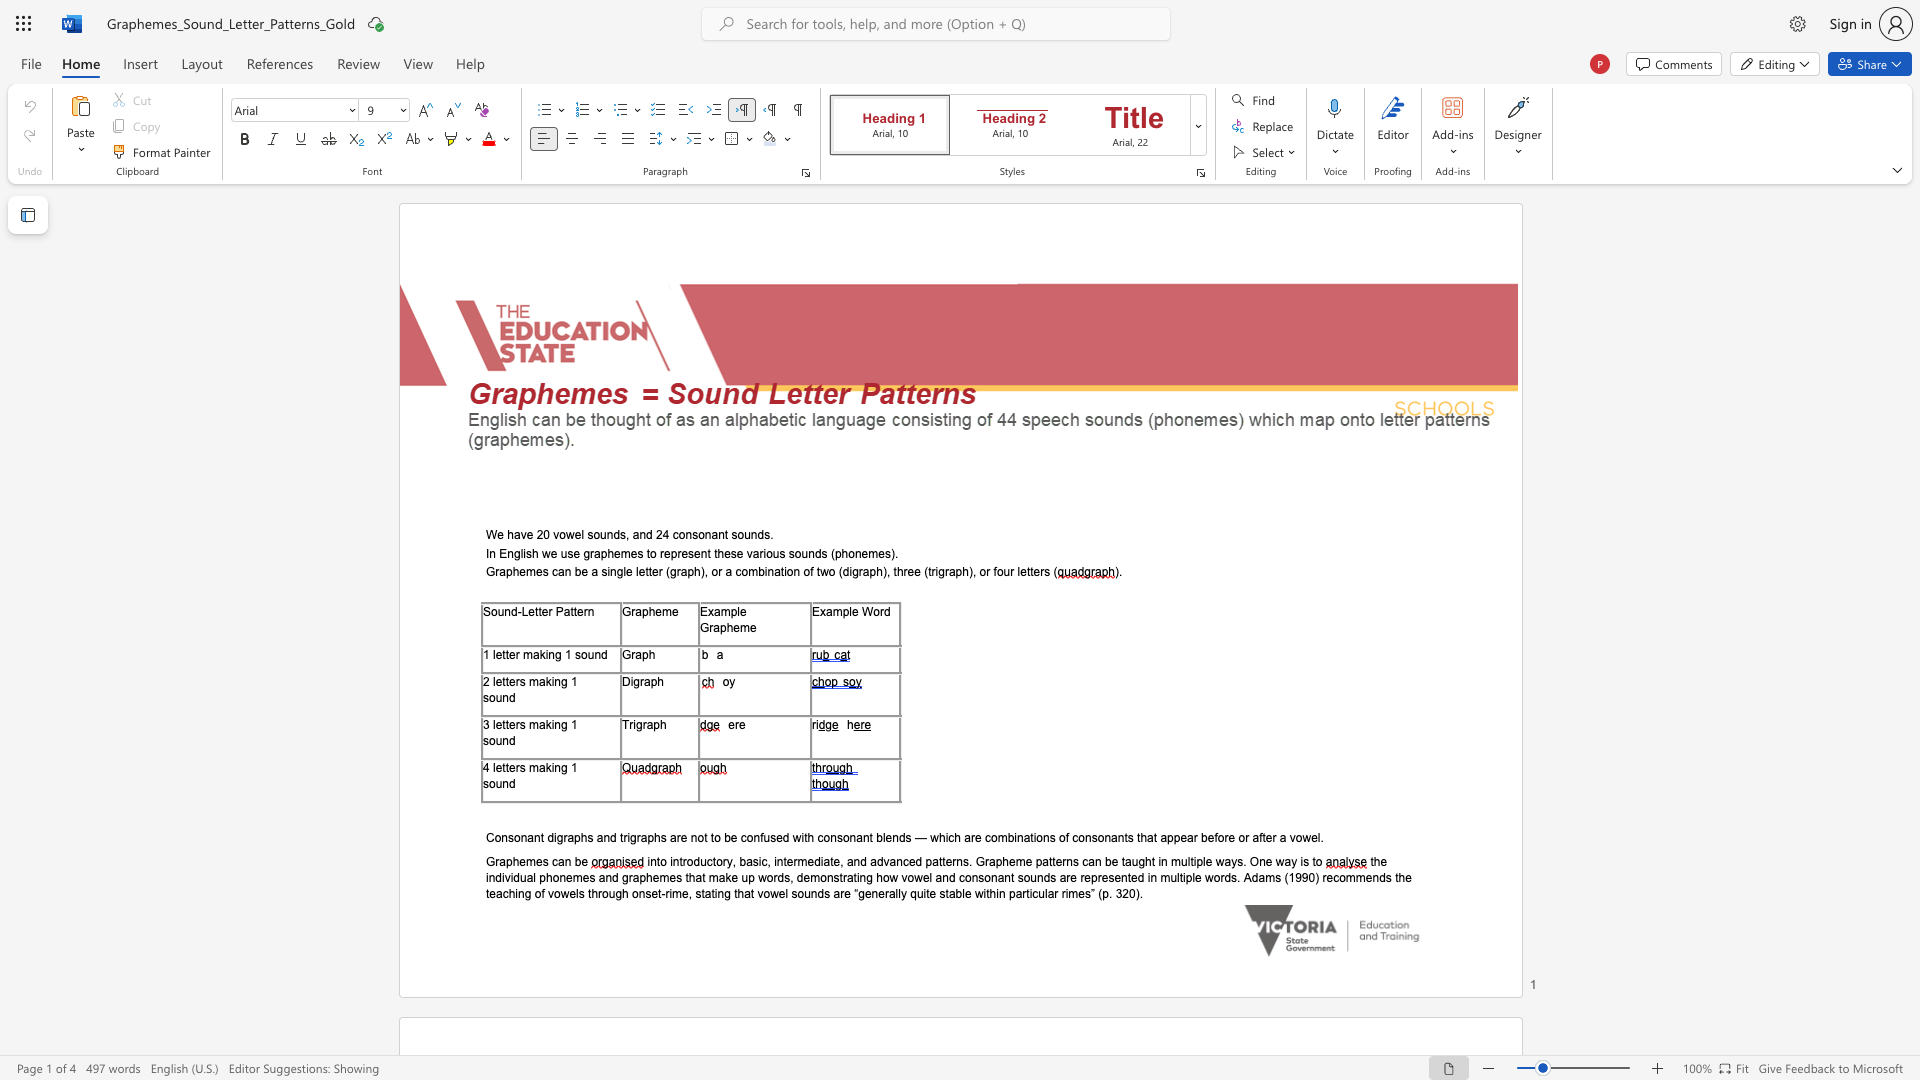  What do you see at coordinates (523, 553) in the screenshot?
I see `the subset text "ish we use gr" within the text "In English we use graphemes to"` at bounding box center [523, 553].